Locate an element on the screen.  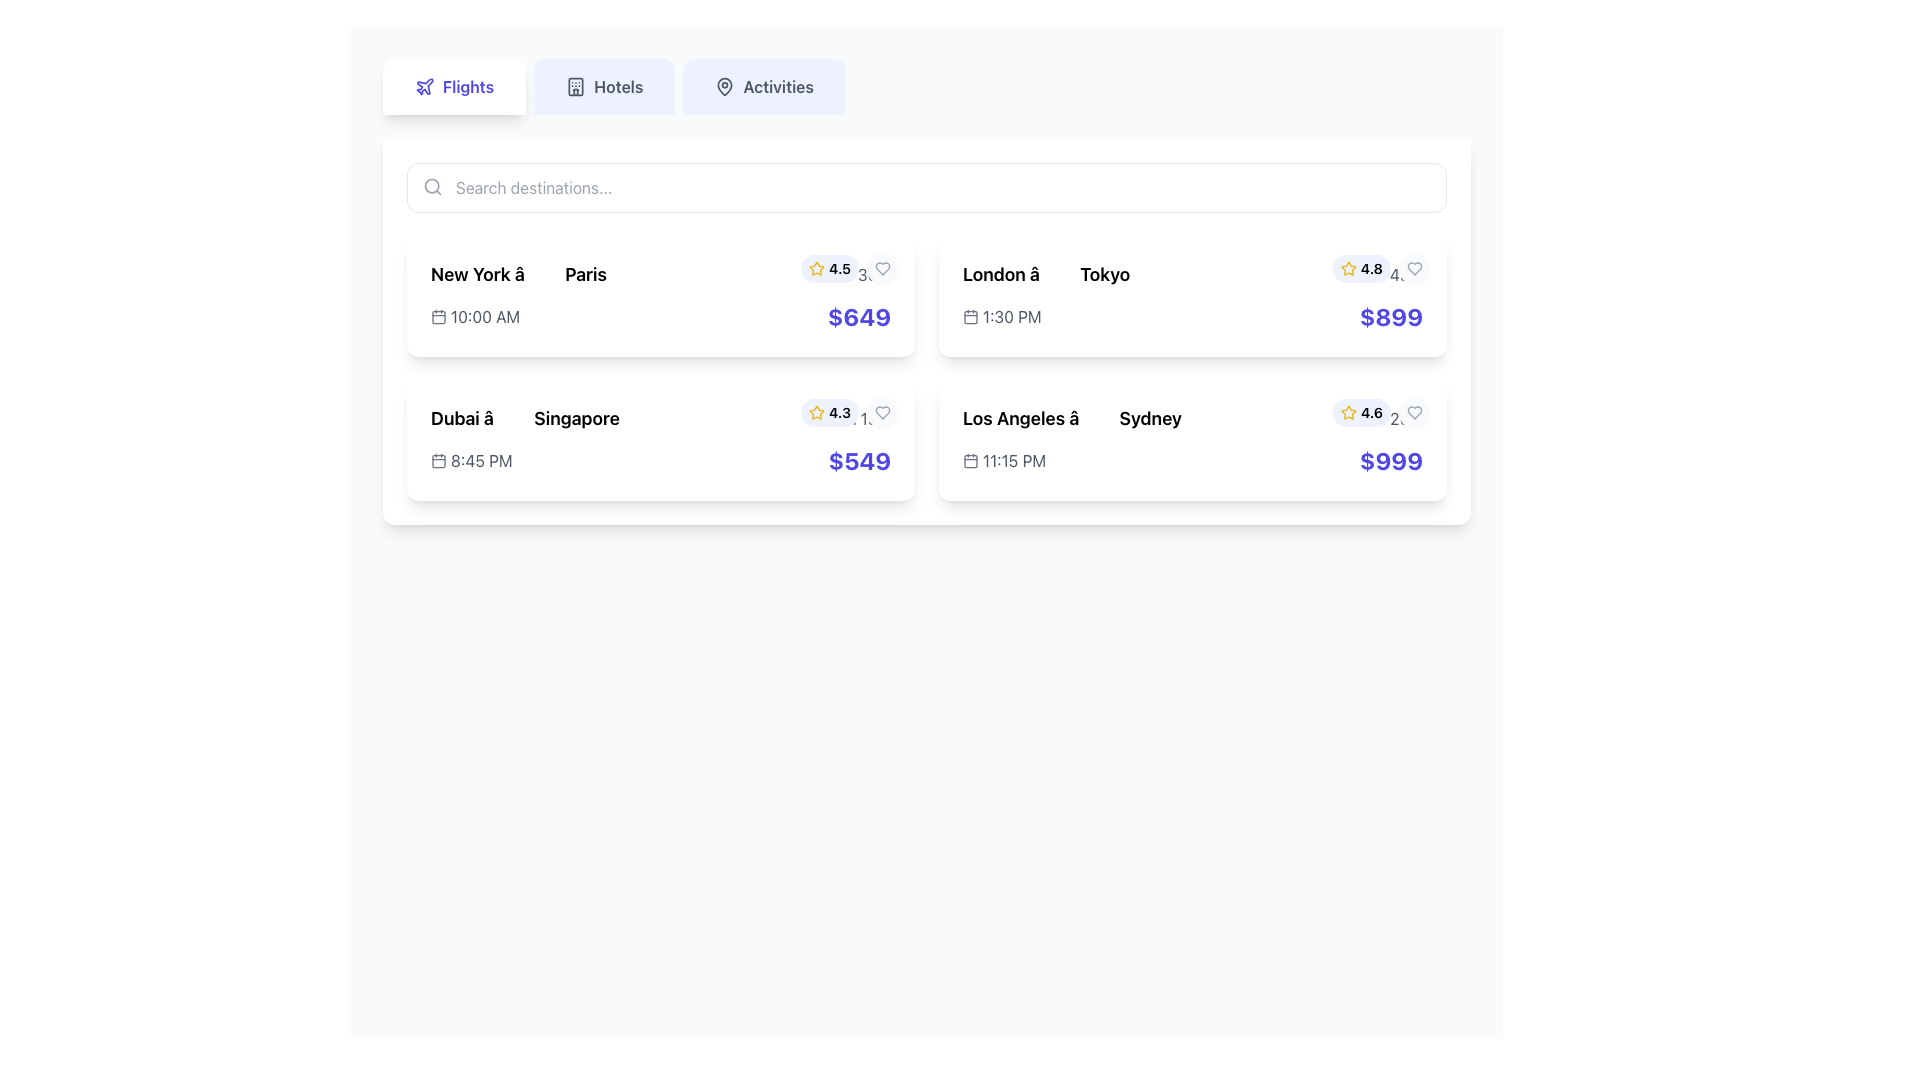
the heart icon button, which is styled with an outline stroke and represents a 'favorite' or 'like' symbol, located in the bottom-right section of the flight information card is located at coordinates (1414, 268).